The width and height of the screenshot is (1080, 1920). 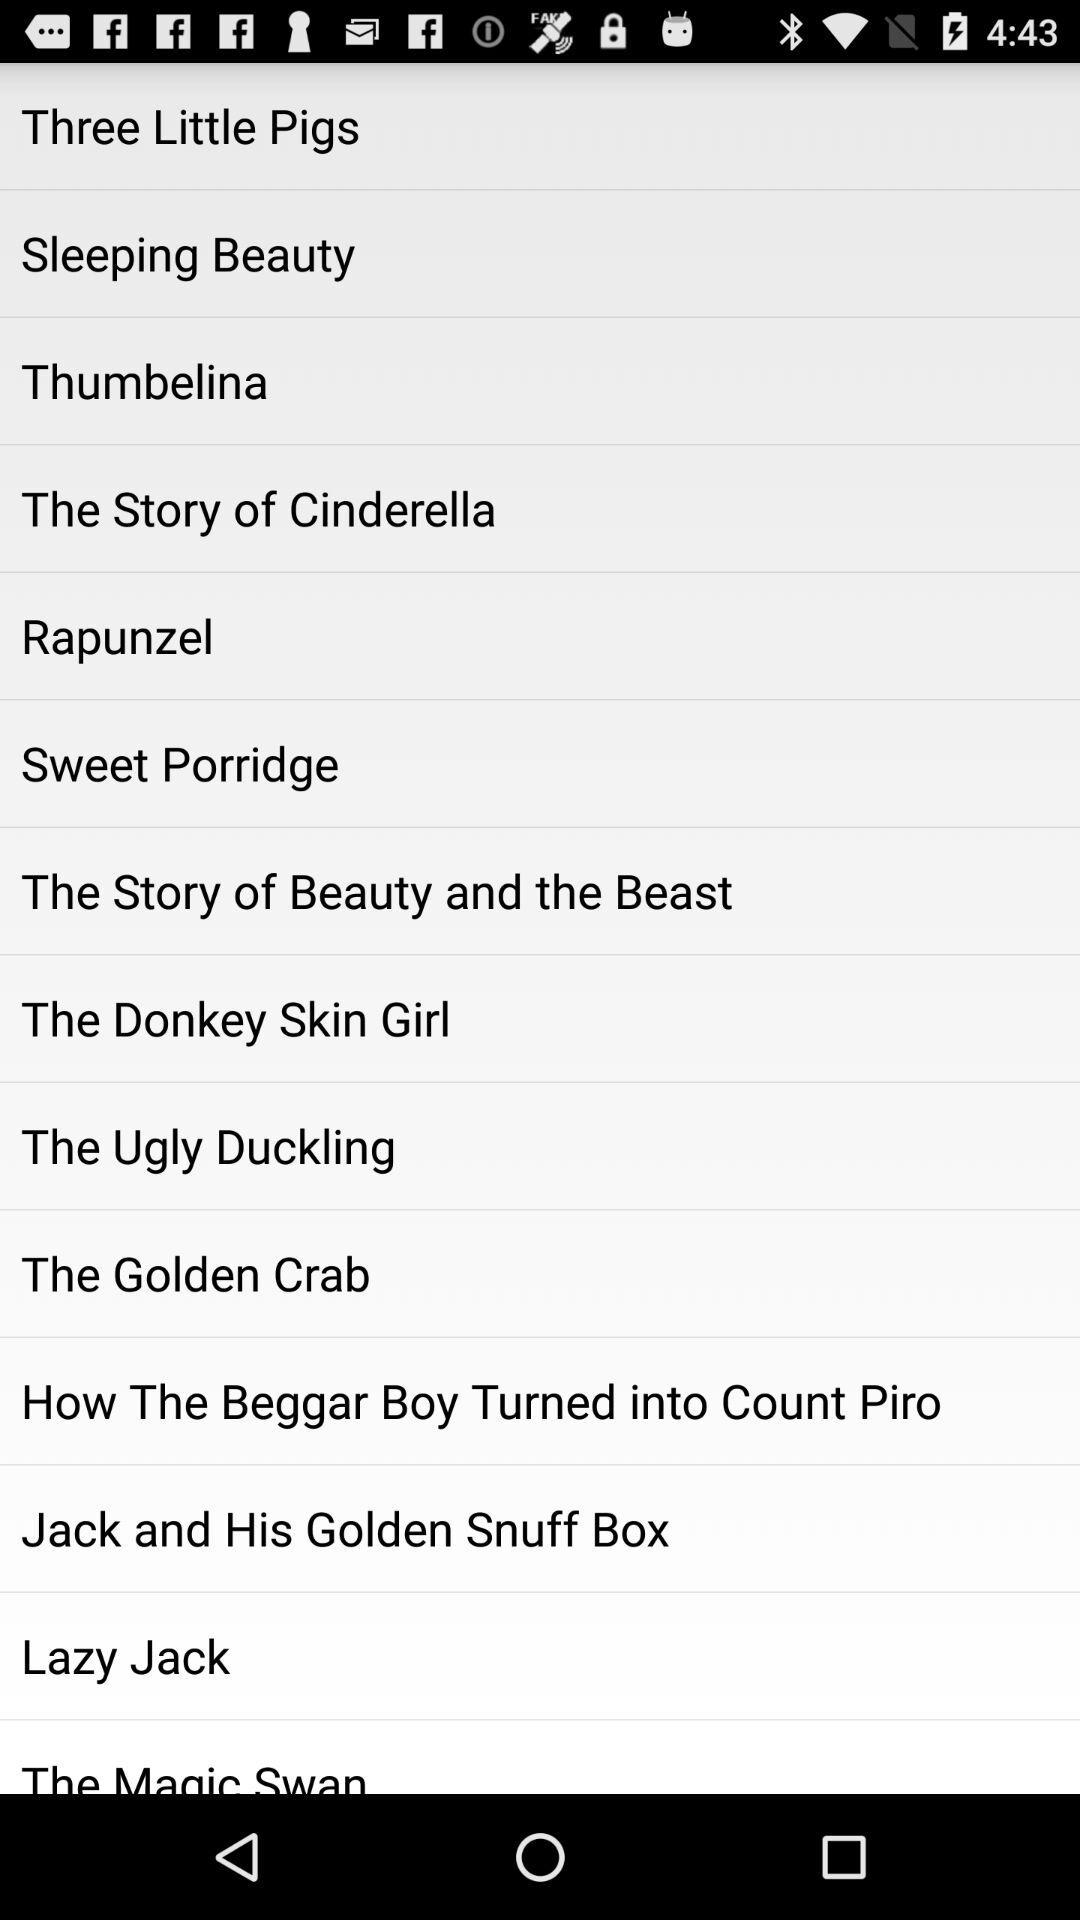 What do you see at coordinates (540, 1272) in the screenshot?
I see `the icon above the how the beggar` at bounding box center [540, 1272].